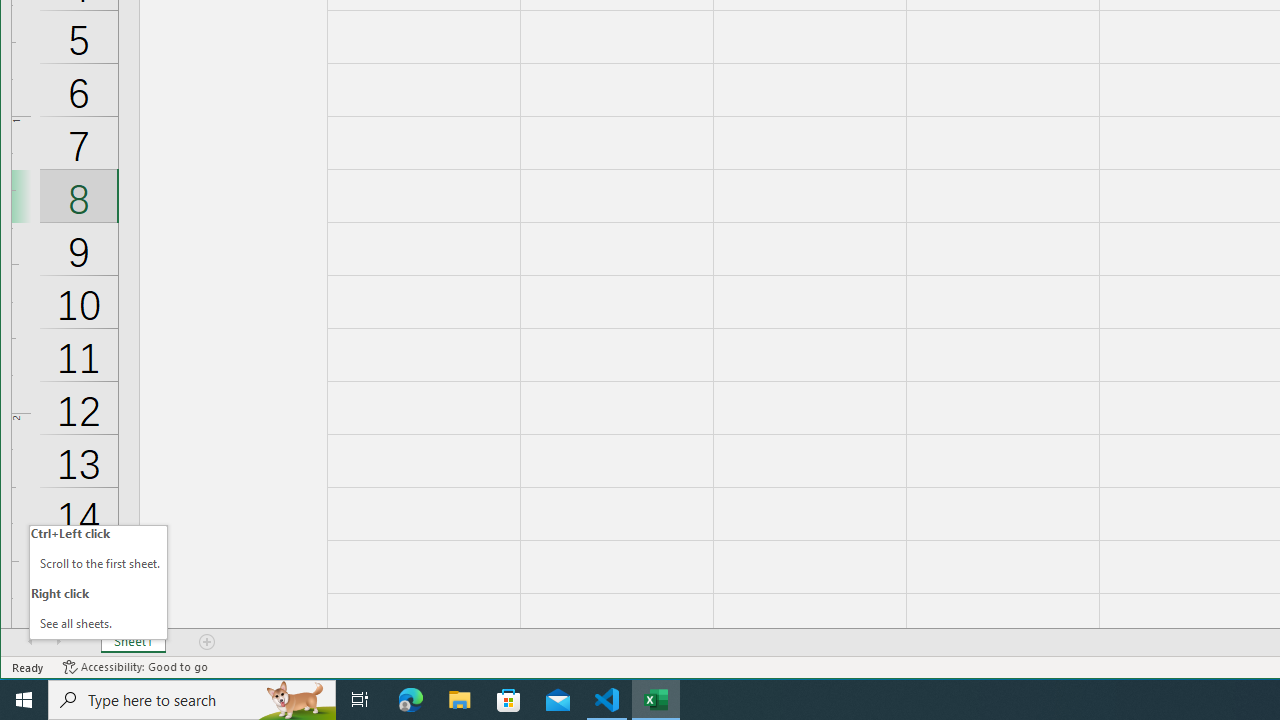 The height and width of the screenshot is (720, 1280). What do you see at coordinates (606, 698) in the screenshot?
I see `'Visual Studio Code - 1 running window'` at bounding box center [606, 698].